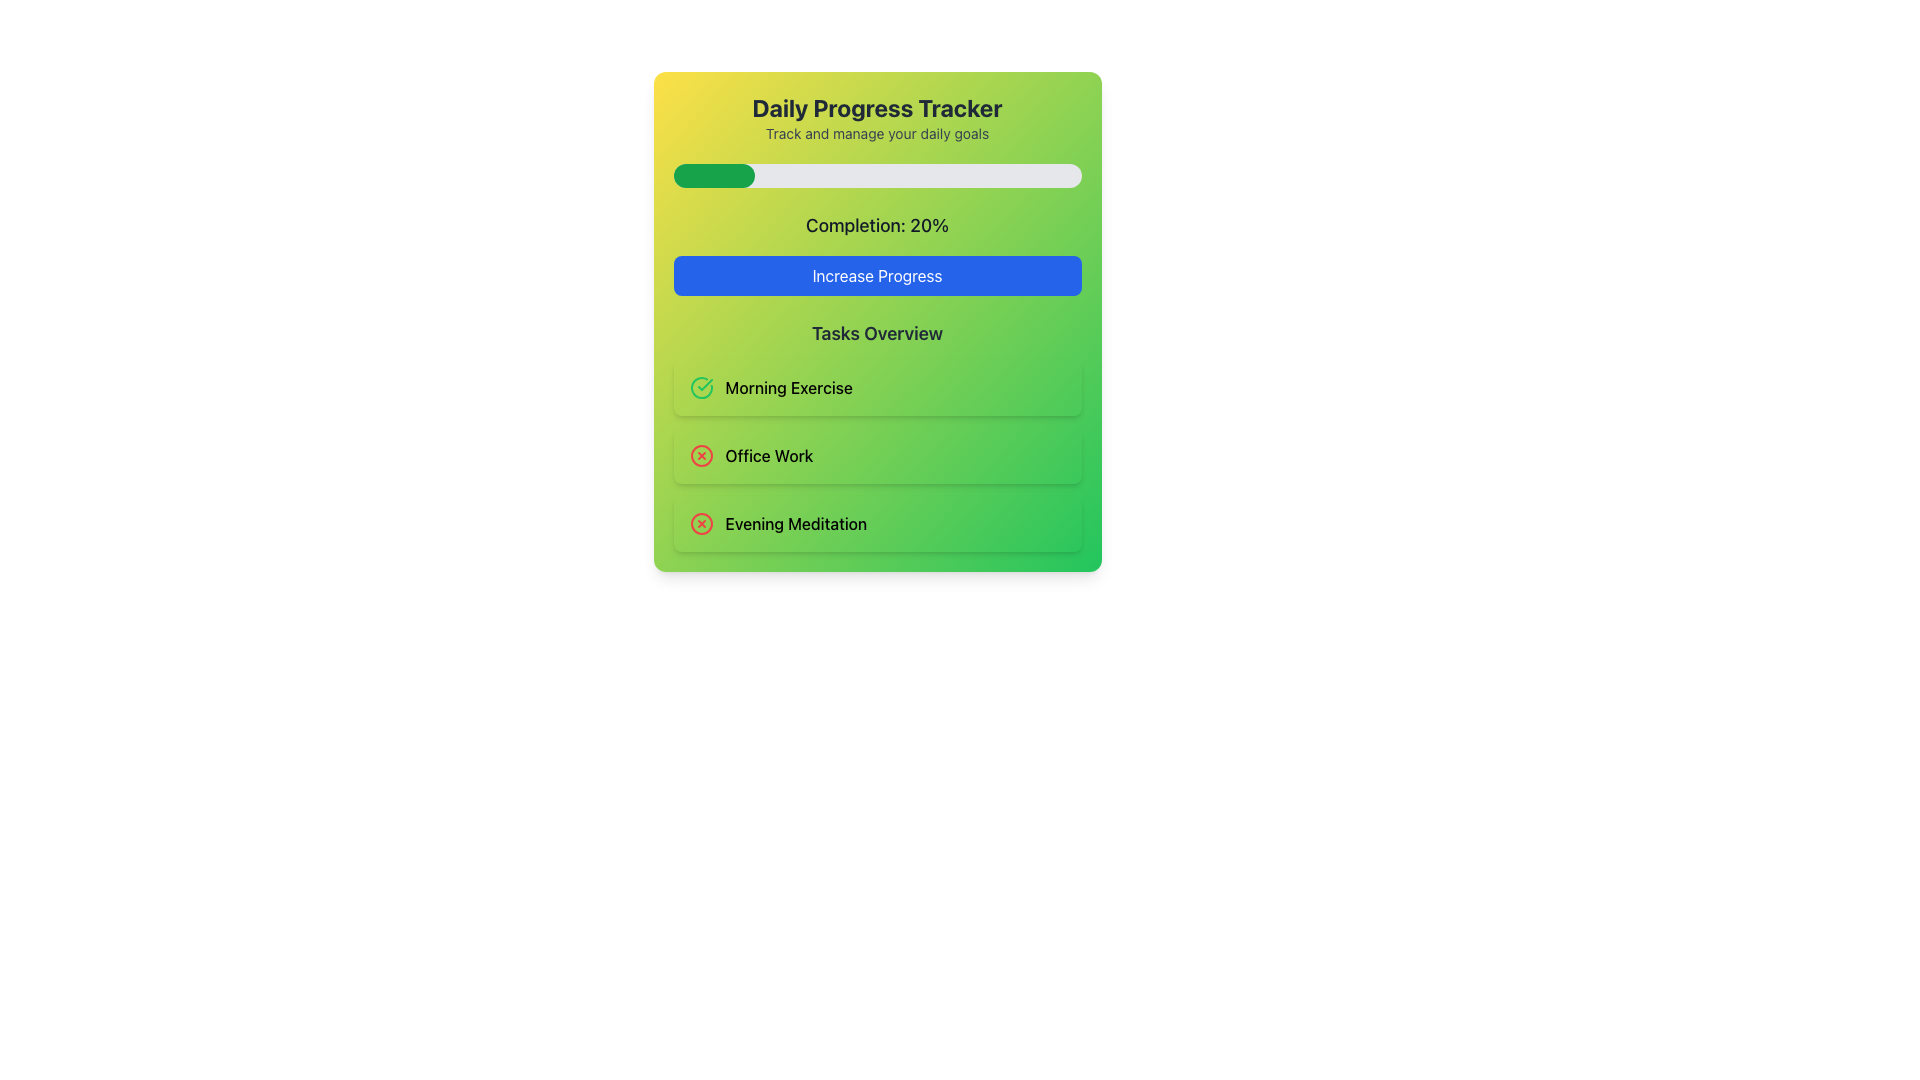 The height and width of the screenshot is (1080, 1920). I want to click on the List item with the text 'Office Work' and a red cross icon, which is the second entry in the 'Tasks Overview' section, so click(877, 455).